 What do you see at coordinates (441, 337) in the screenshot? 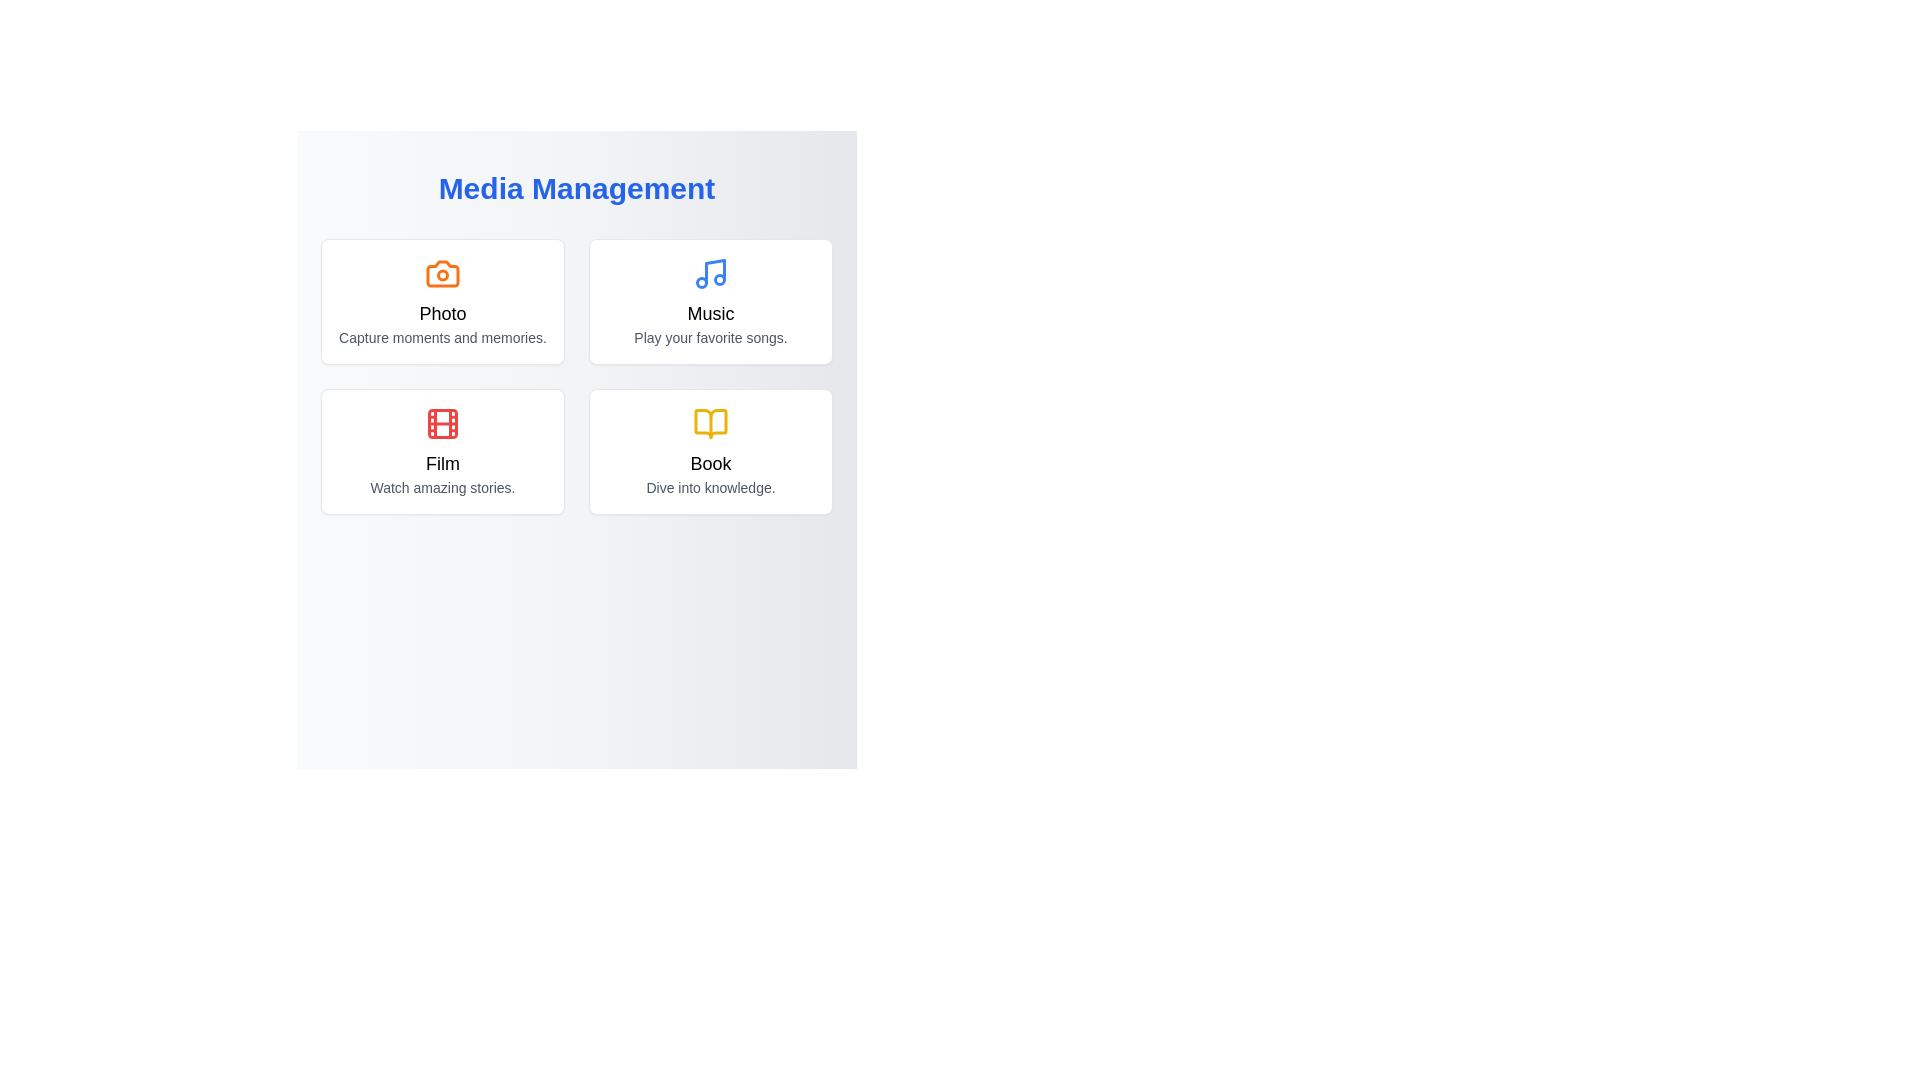
I see `the static text label that says 'Capture moments and memories.' which is styled in light gray and located below the 'Photo' text and camera icon` at bounding box center [441, 337].